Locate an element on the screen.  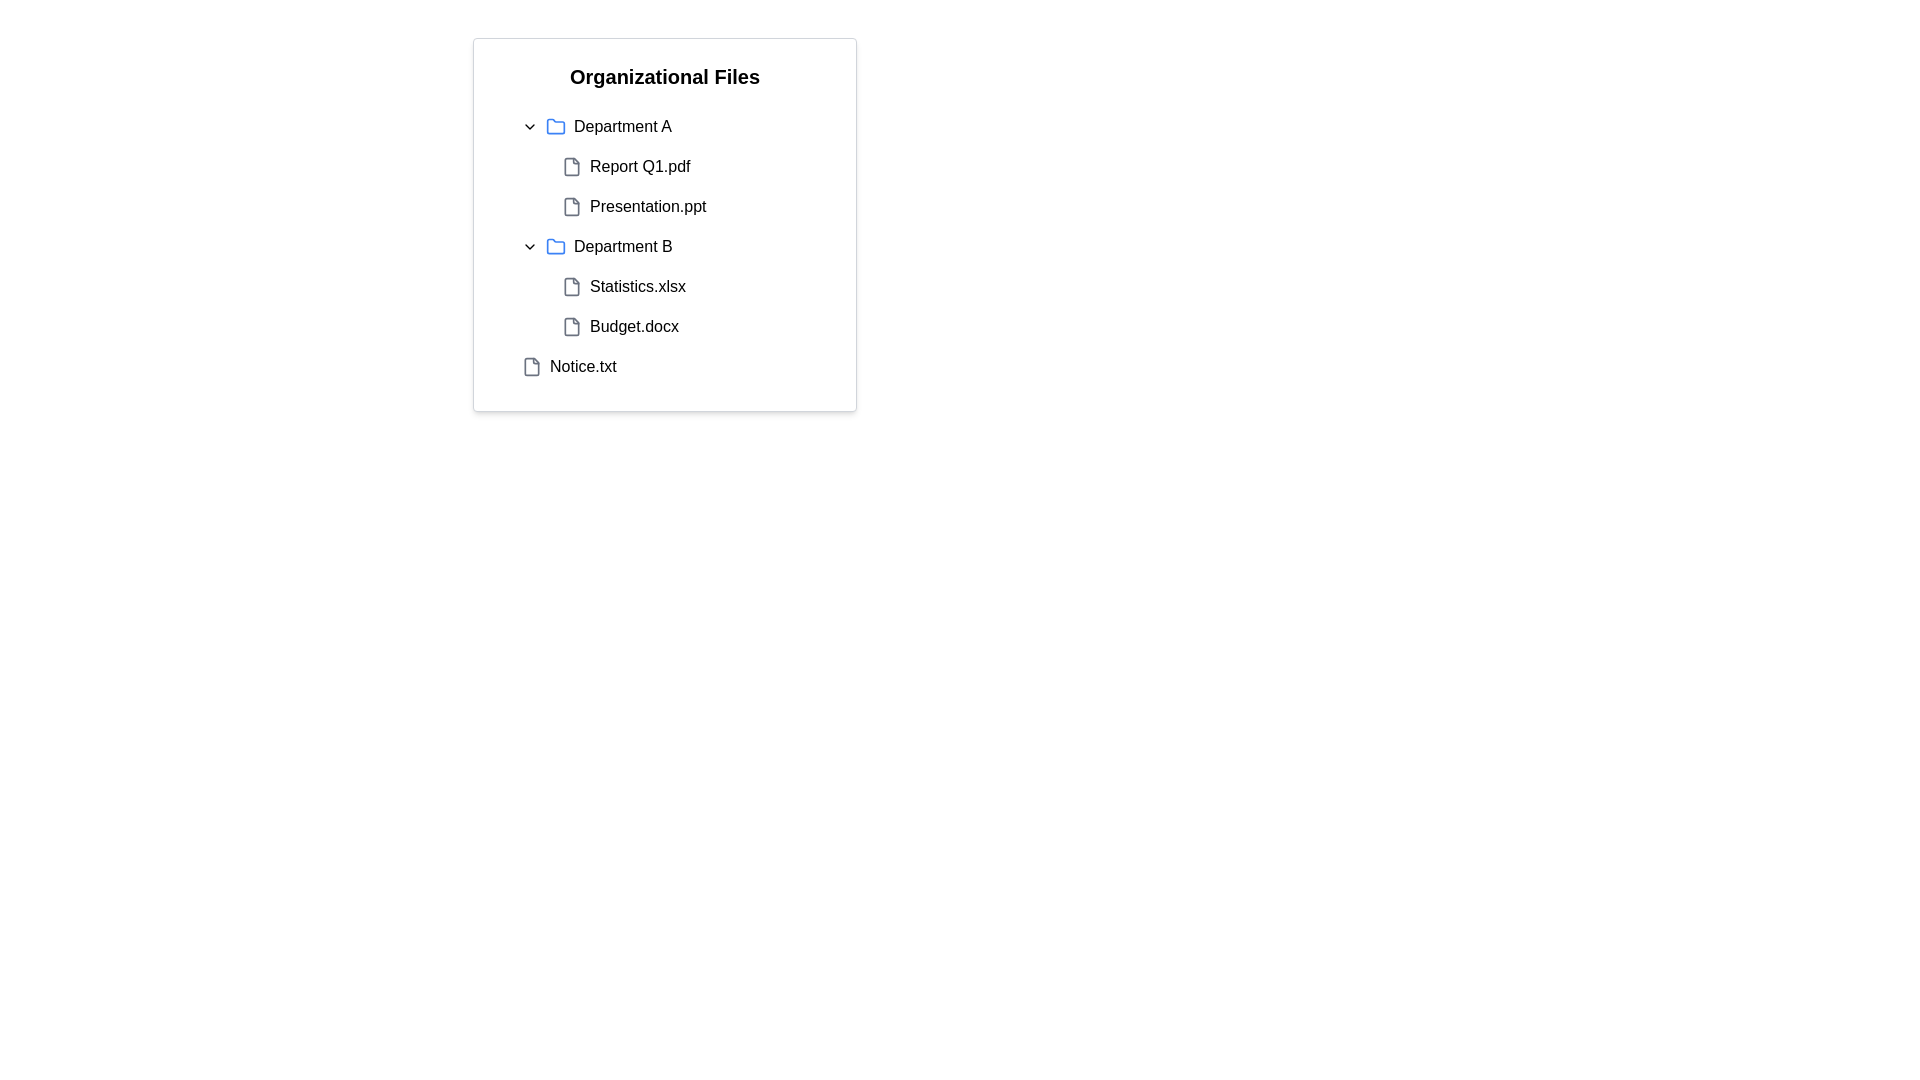
the list item labeled 'Report Q1.pdf' located under the 'Department A' section is located at coordinates (685, 165).